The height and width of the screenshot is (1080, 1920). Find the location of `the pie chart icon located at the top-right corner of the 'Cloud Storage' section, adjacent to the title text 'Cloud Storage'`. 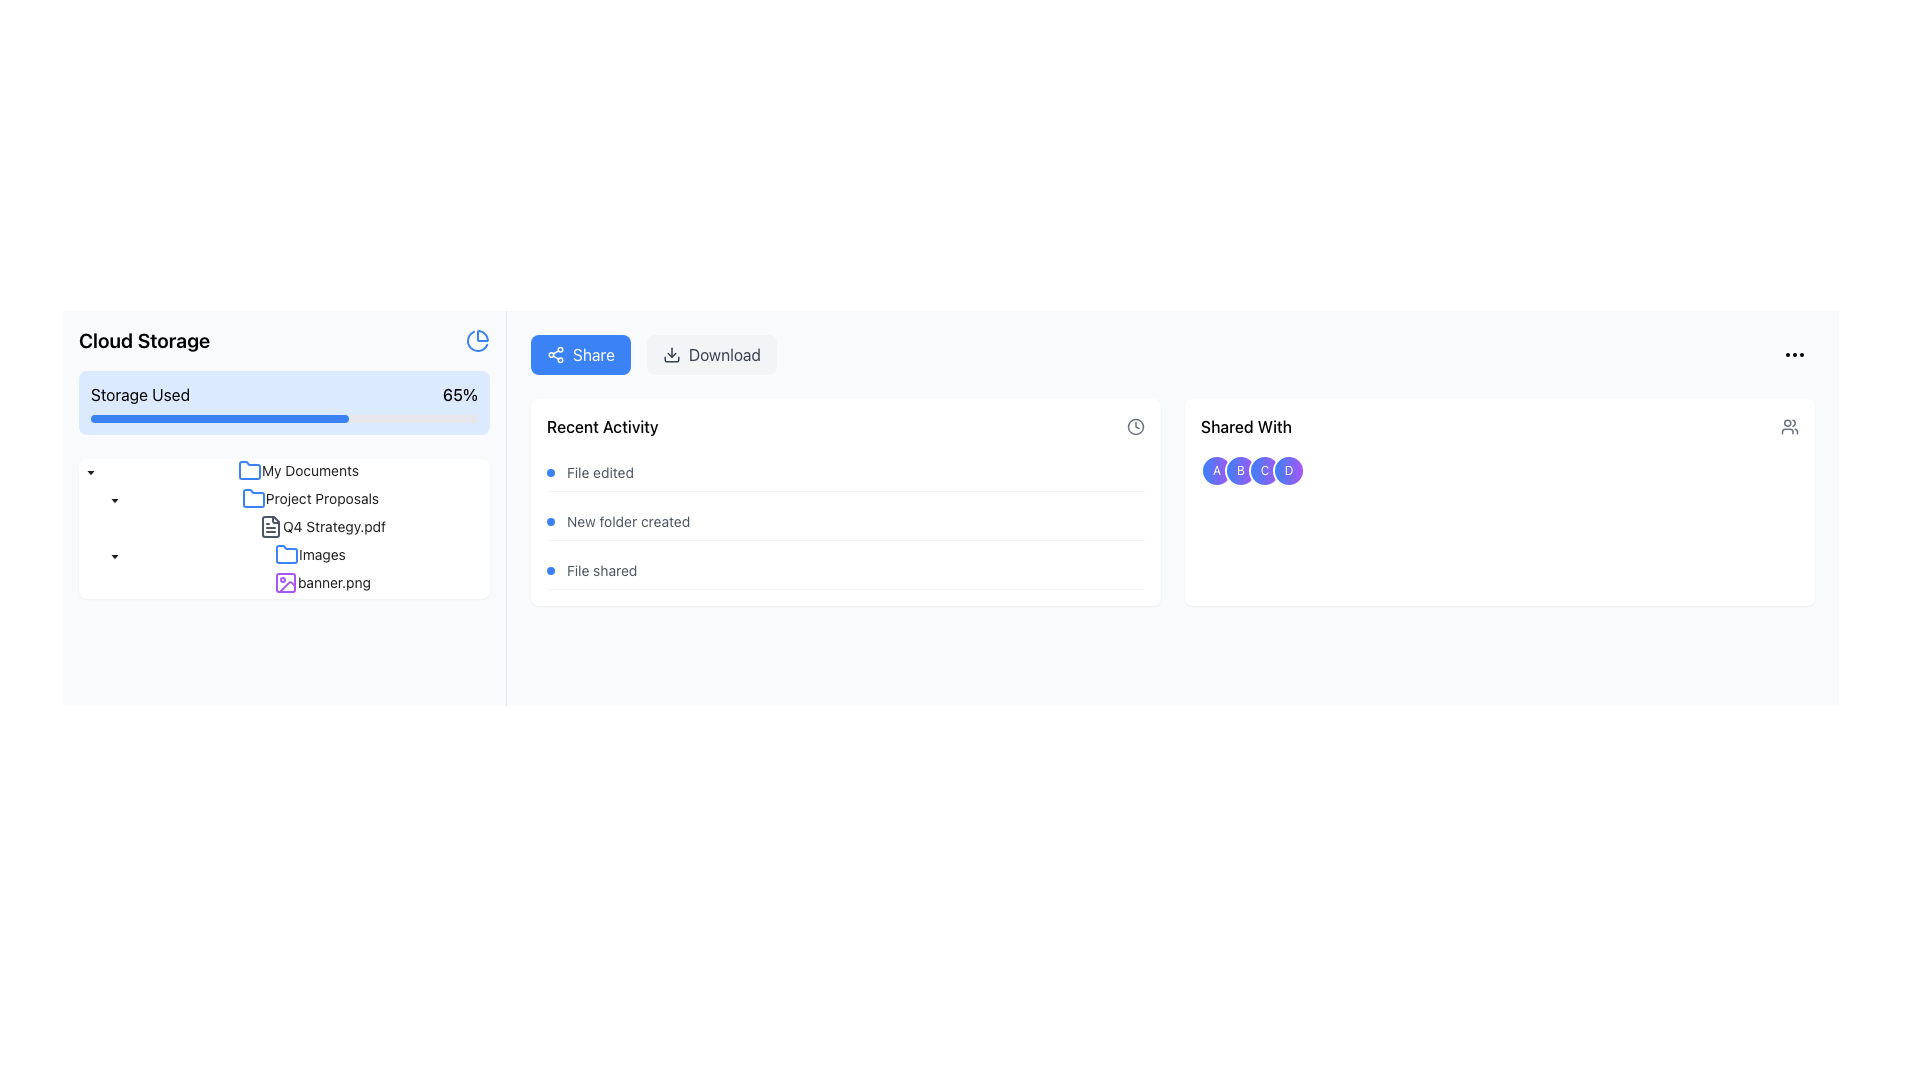

the pie chart icon located at the top-right corner of the 'Cloud Storage' section, adjacent to the title text 'Cloud Storage' is located at coordinates (477, 339).